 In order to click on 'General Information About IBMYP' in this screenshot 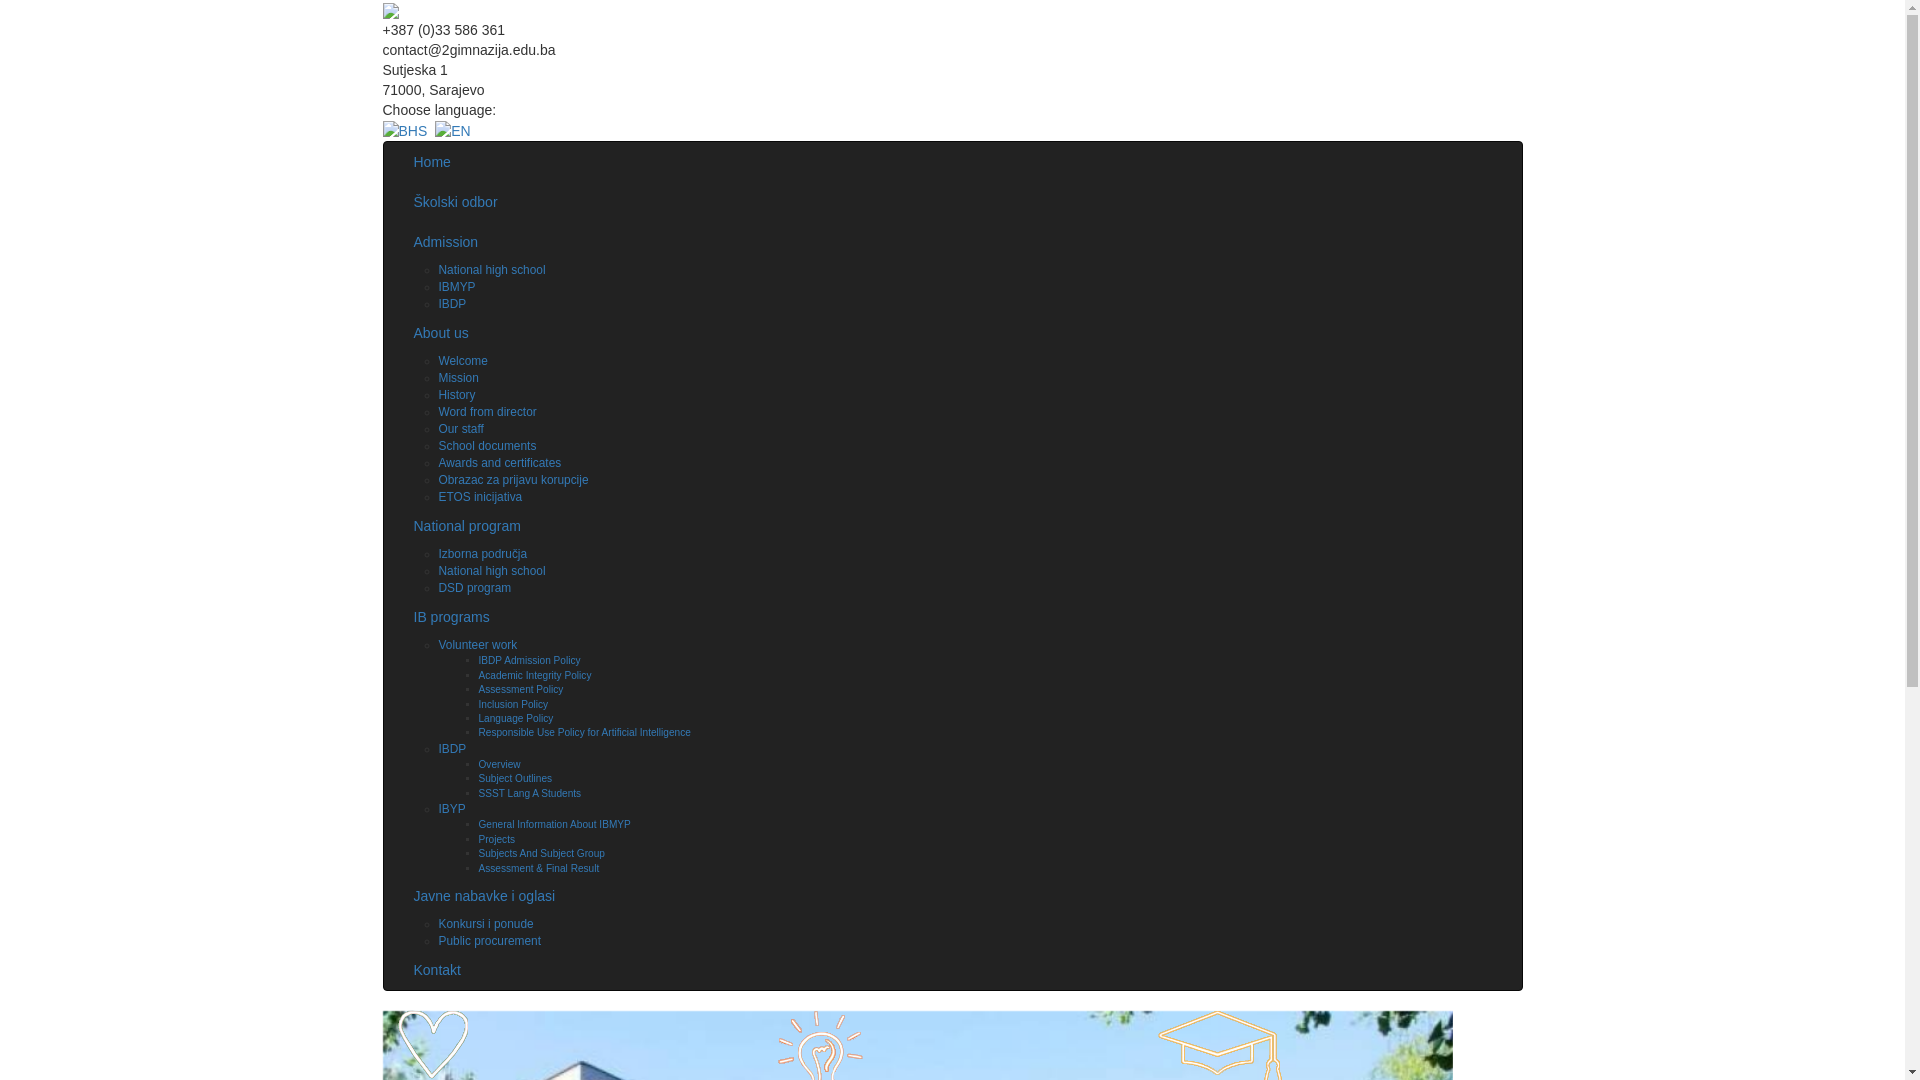, I will do `click(553, 824)`.